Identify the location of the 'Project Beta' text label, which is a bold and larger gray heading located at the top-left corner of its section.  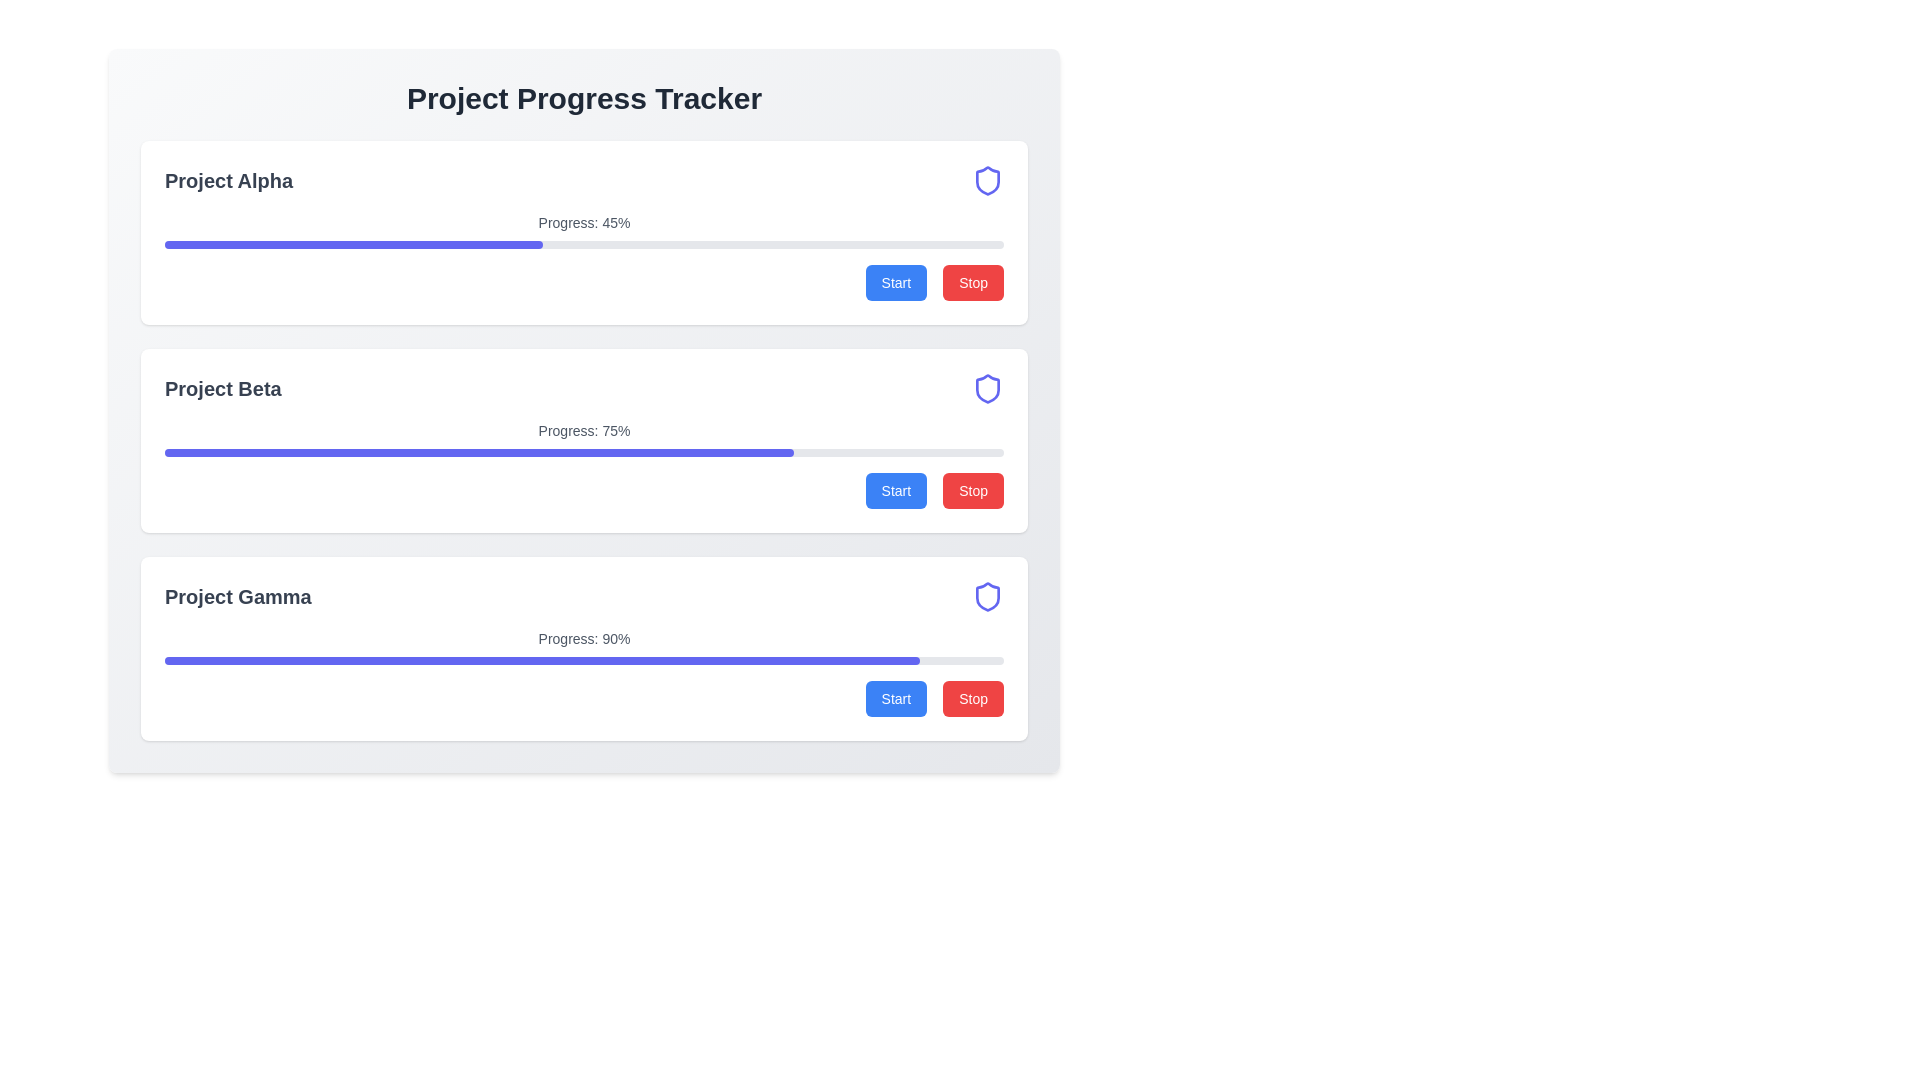
(223, 389).